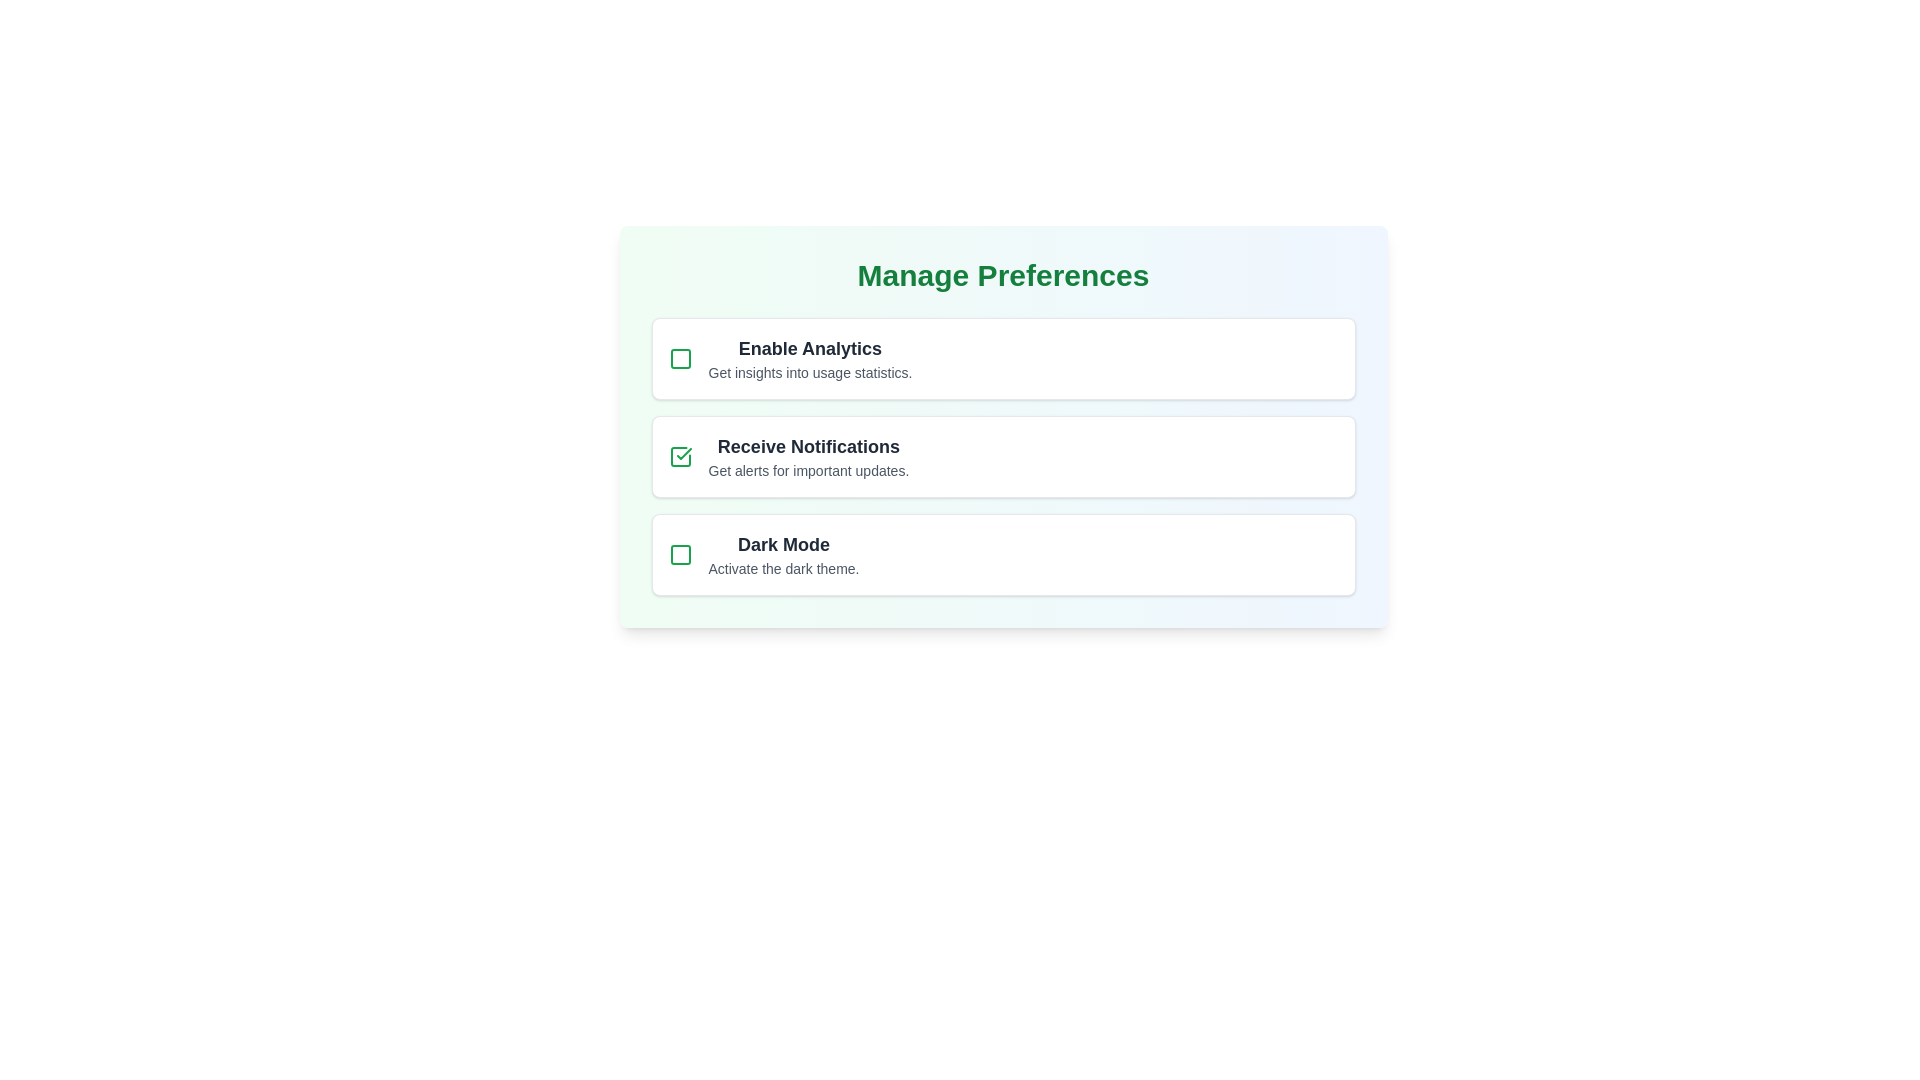 The width and height of the screenshot is (1920, 1080). What do you see at coordinates (810, 347) in the screenshot?
I see `the static text label for 'Enable Analytics' in the preference settings, which serves as the title for the associated action` at bounding box center [810, 347].